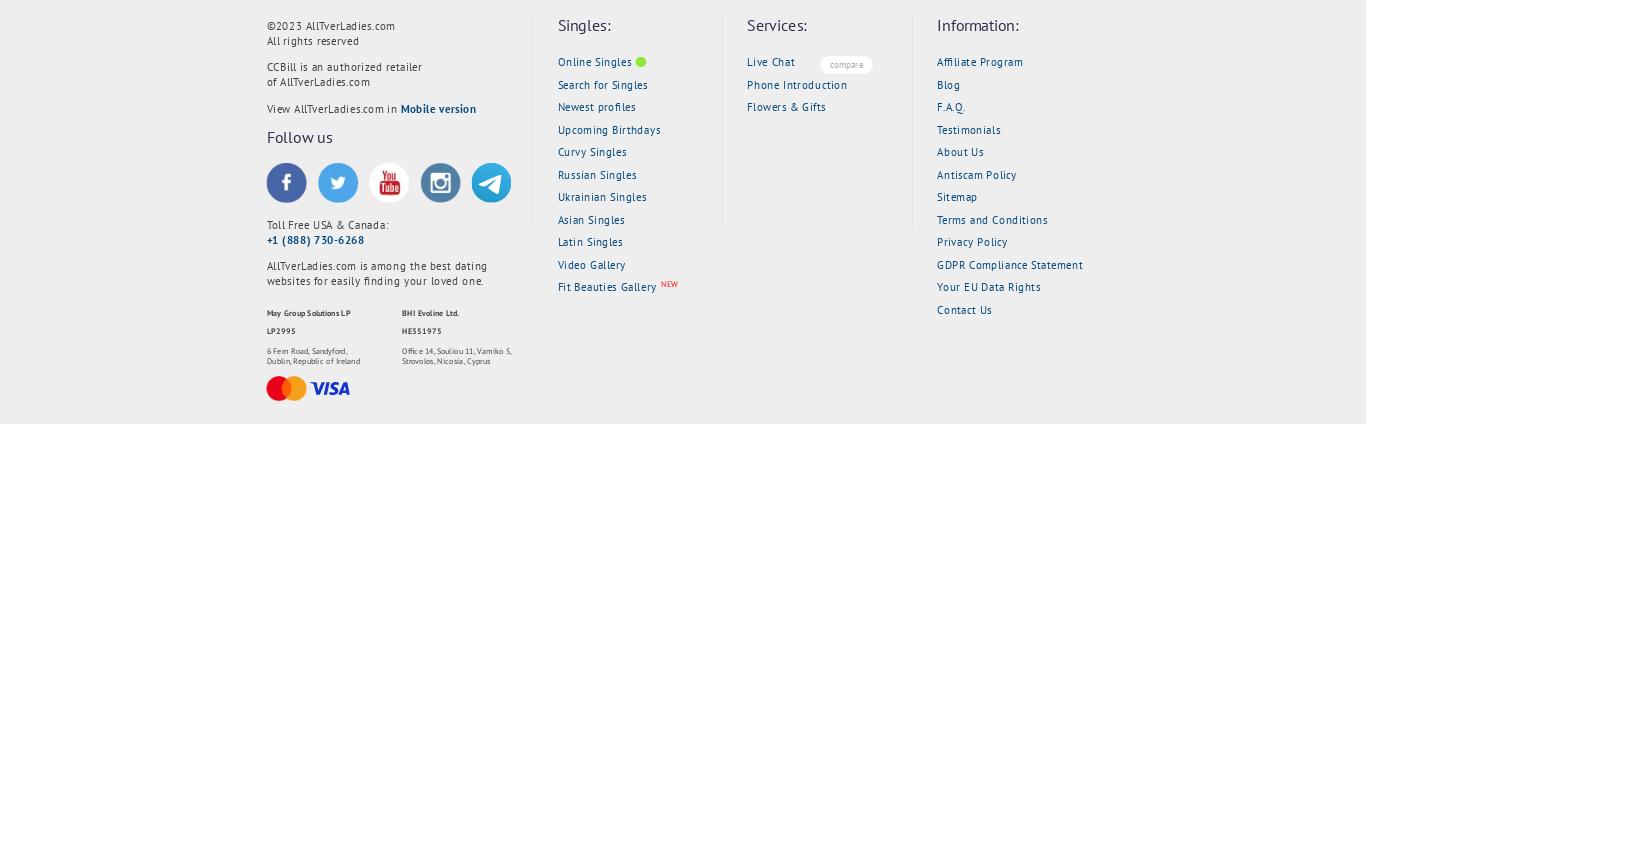  I want to click on 'View AllTverLadies.com in', so click(332, 106).